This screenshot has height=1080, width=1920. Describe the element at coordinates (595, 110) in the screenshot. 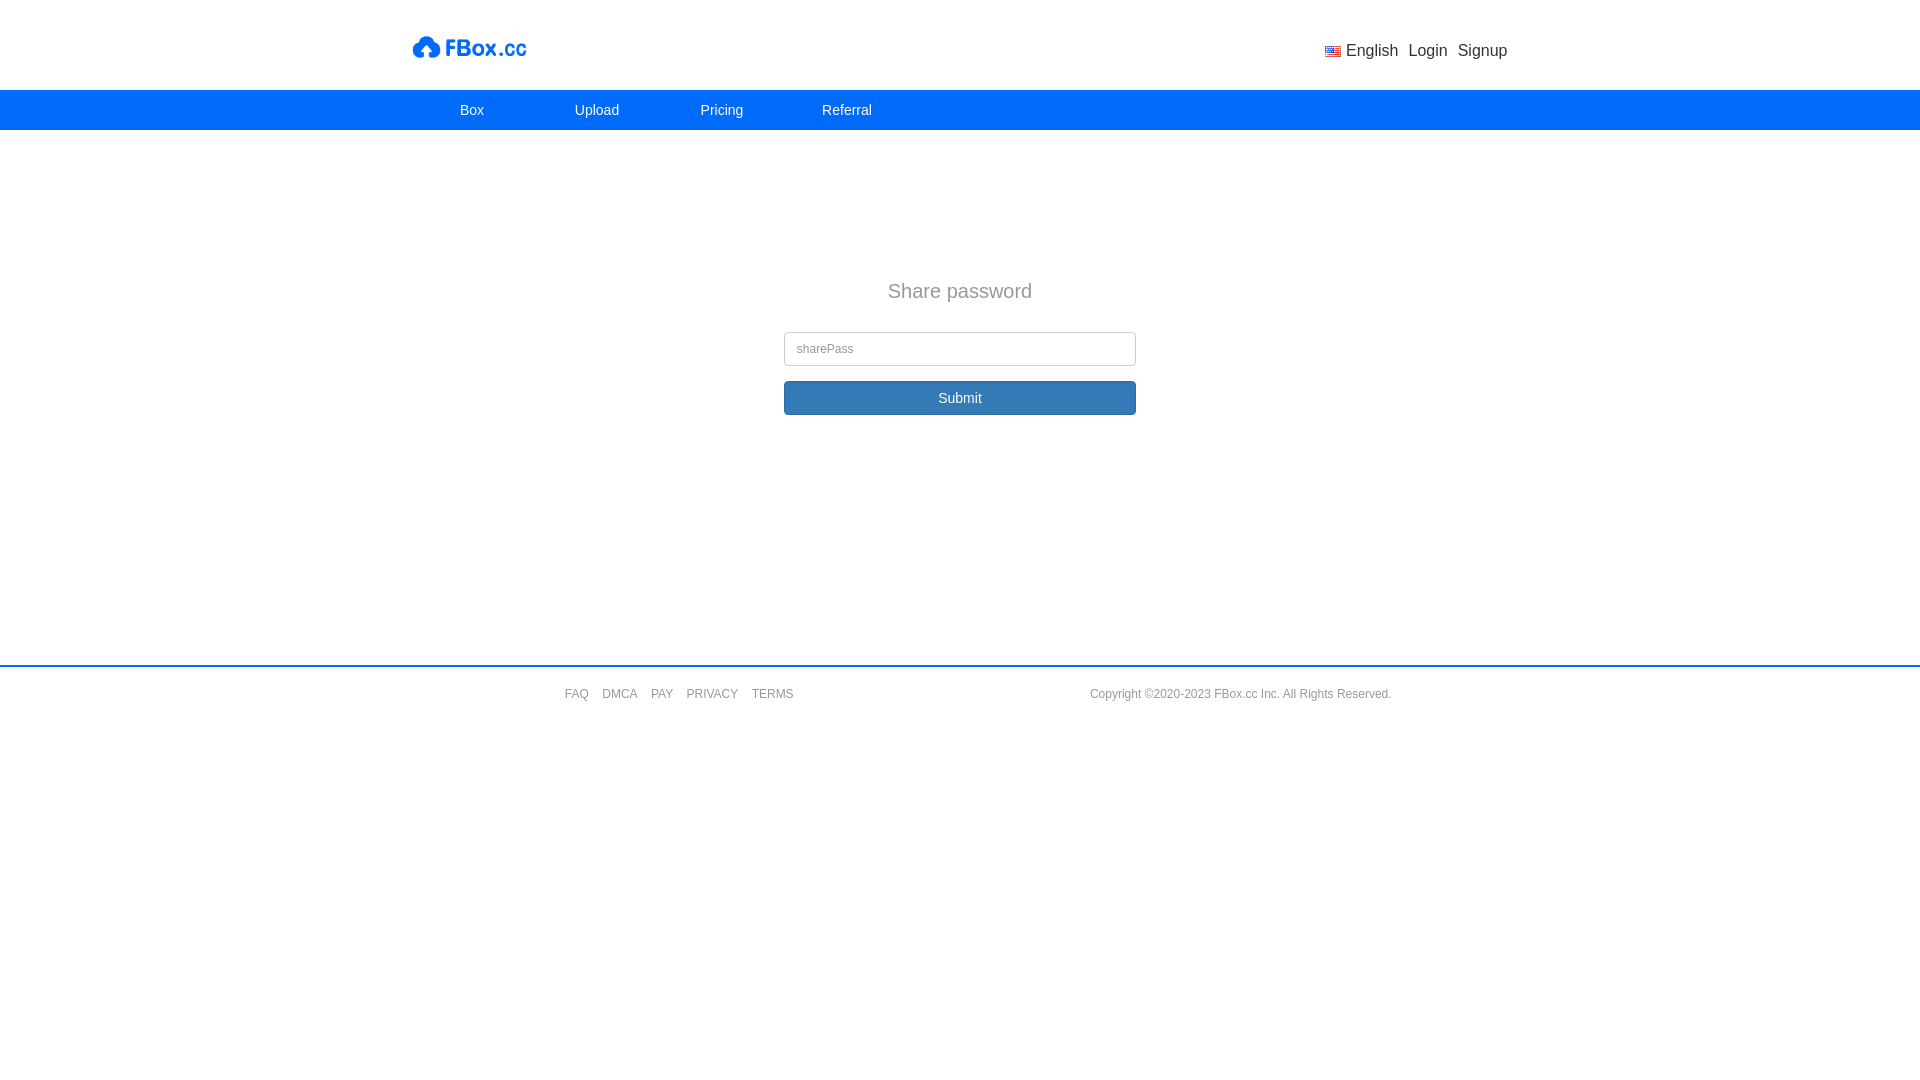

I see `'Upload'` at that location.